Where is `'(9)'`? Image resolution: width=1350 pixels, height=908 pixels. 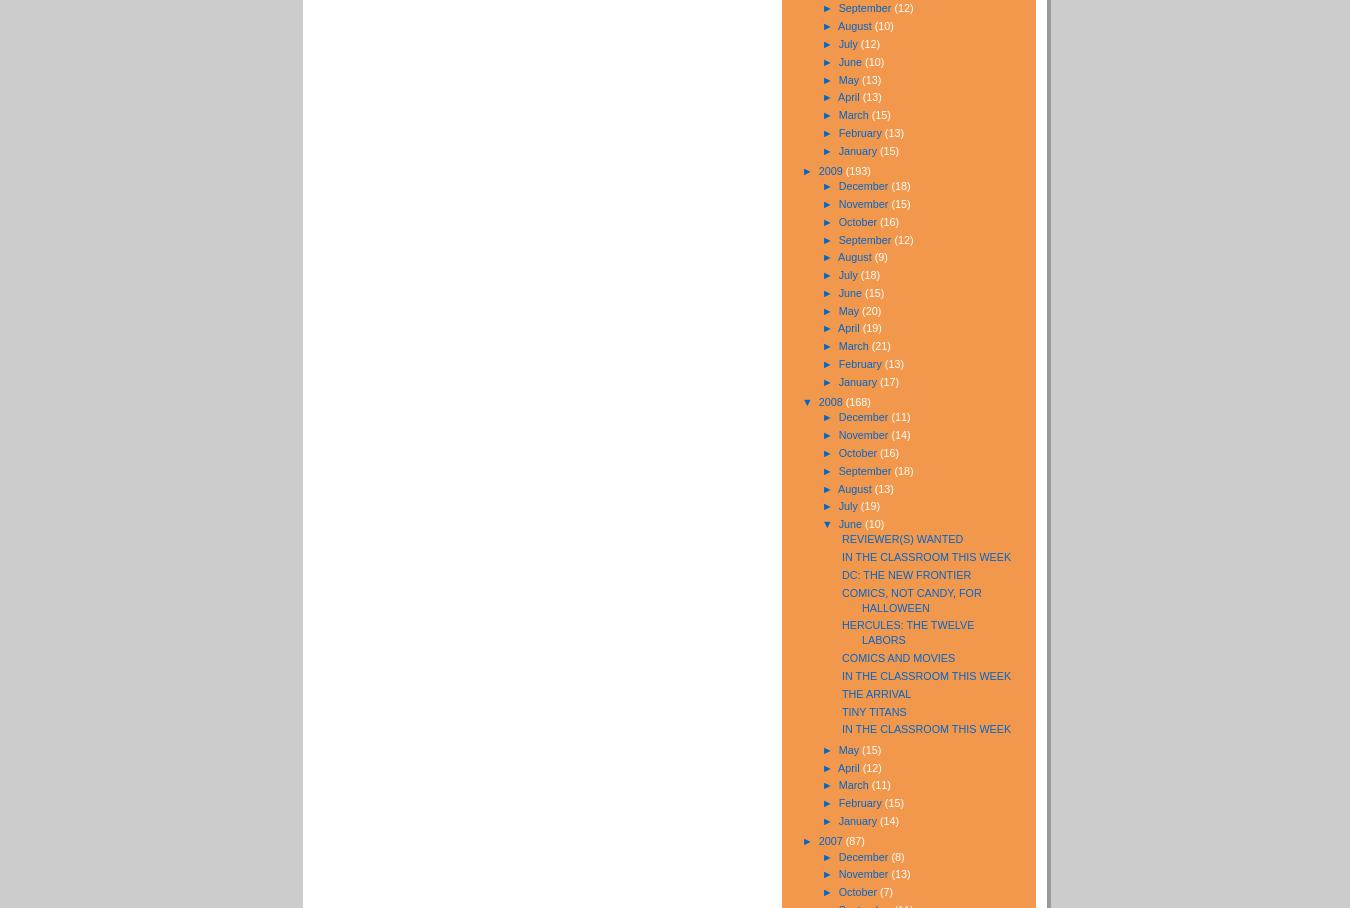 '(9)' is located at coordinates (880, 255).